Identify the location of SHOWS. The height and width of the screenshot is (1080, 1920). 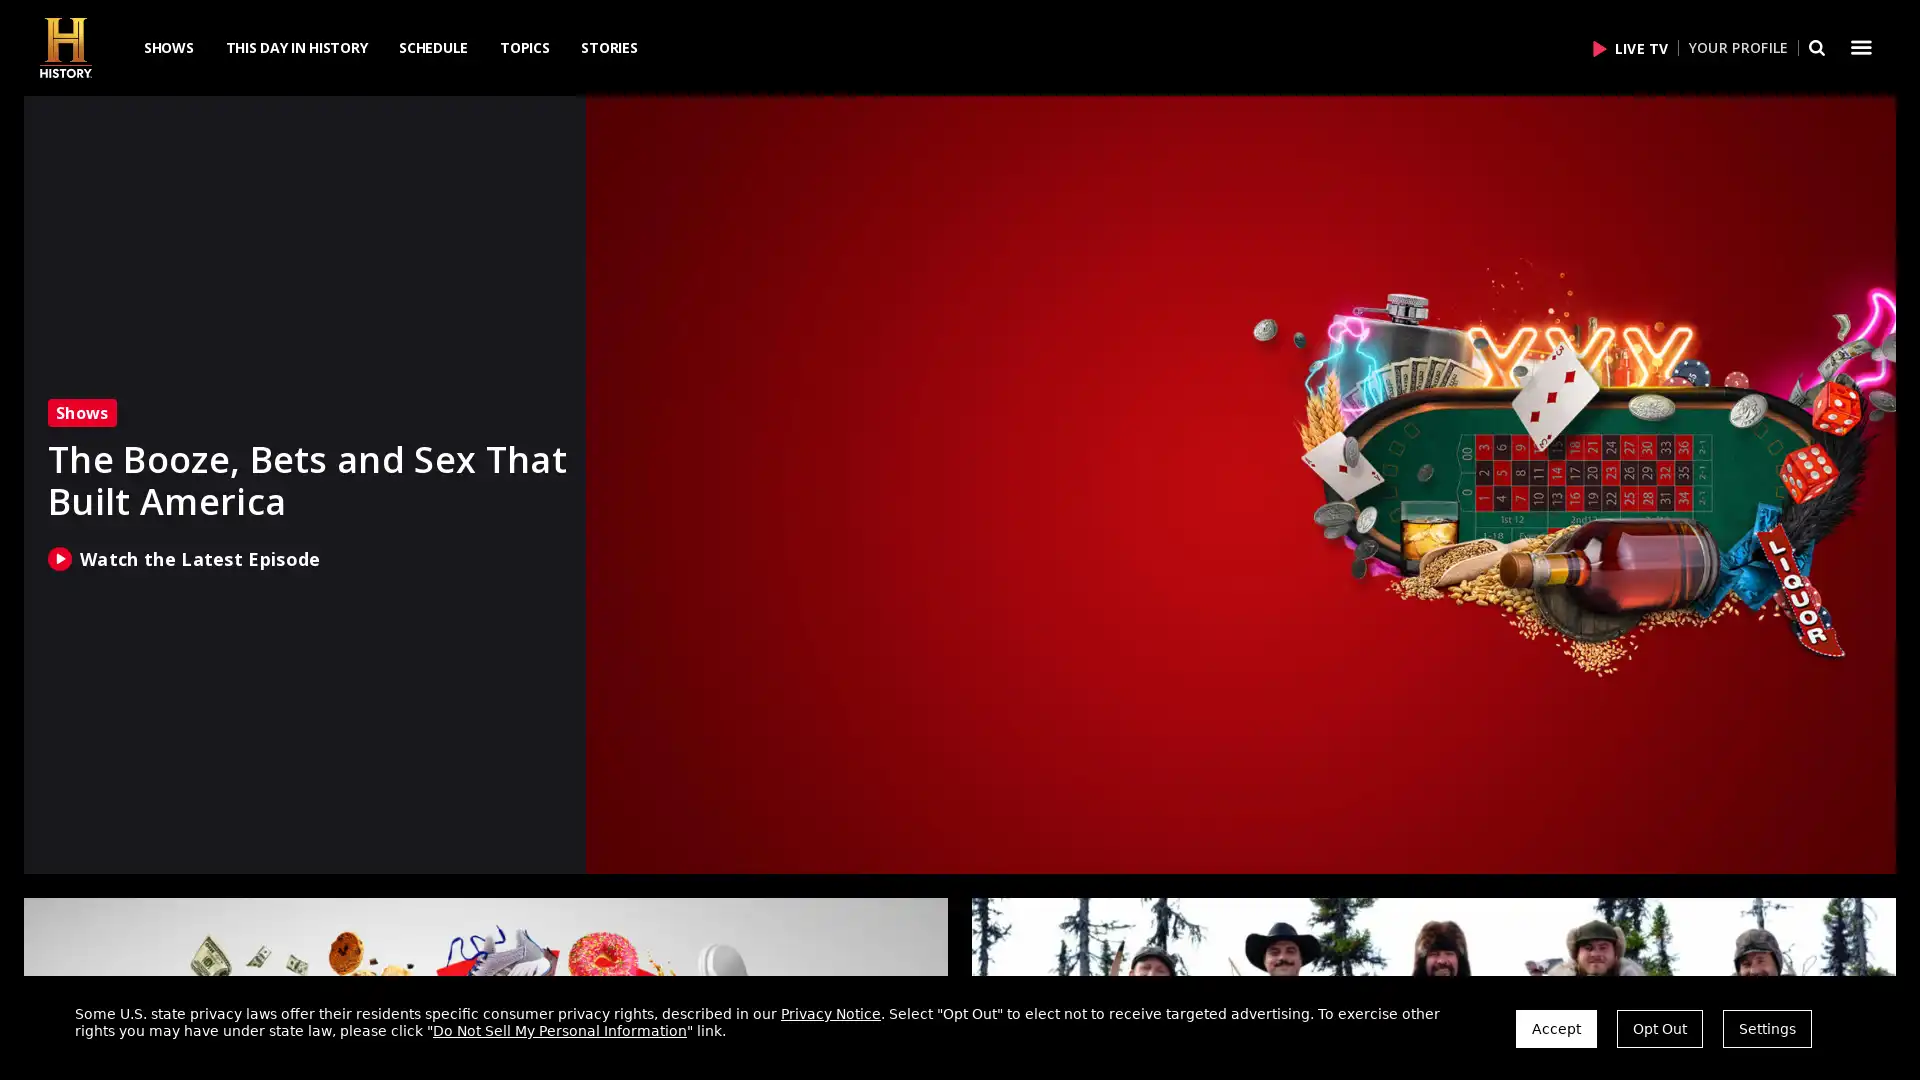
(168, 46).